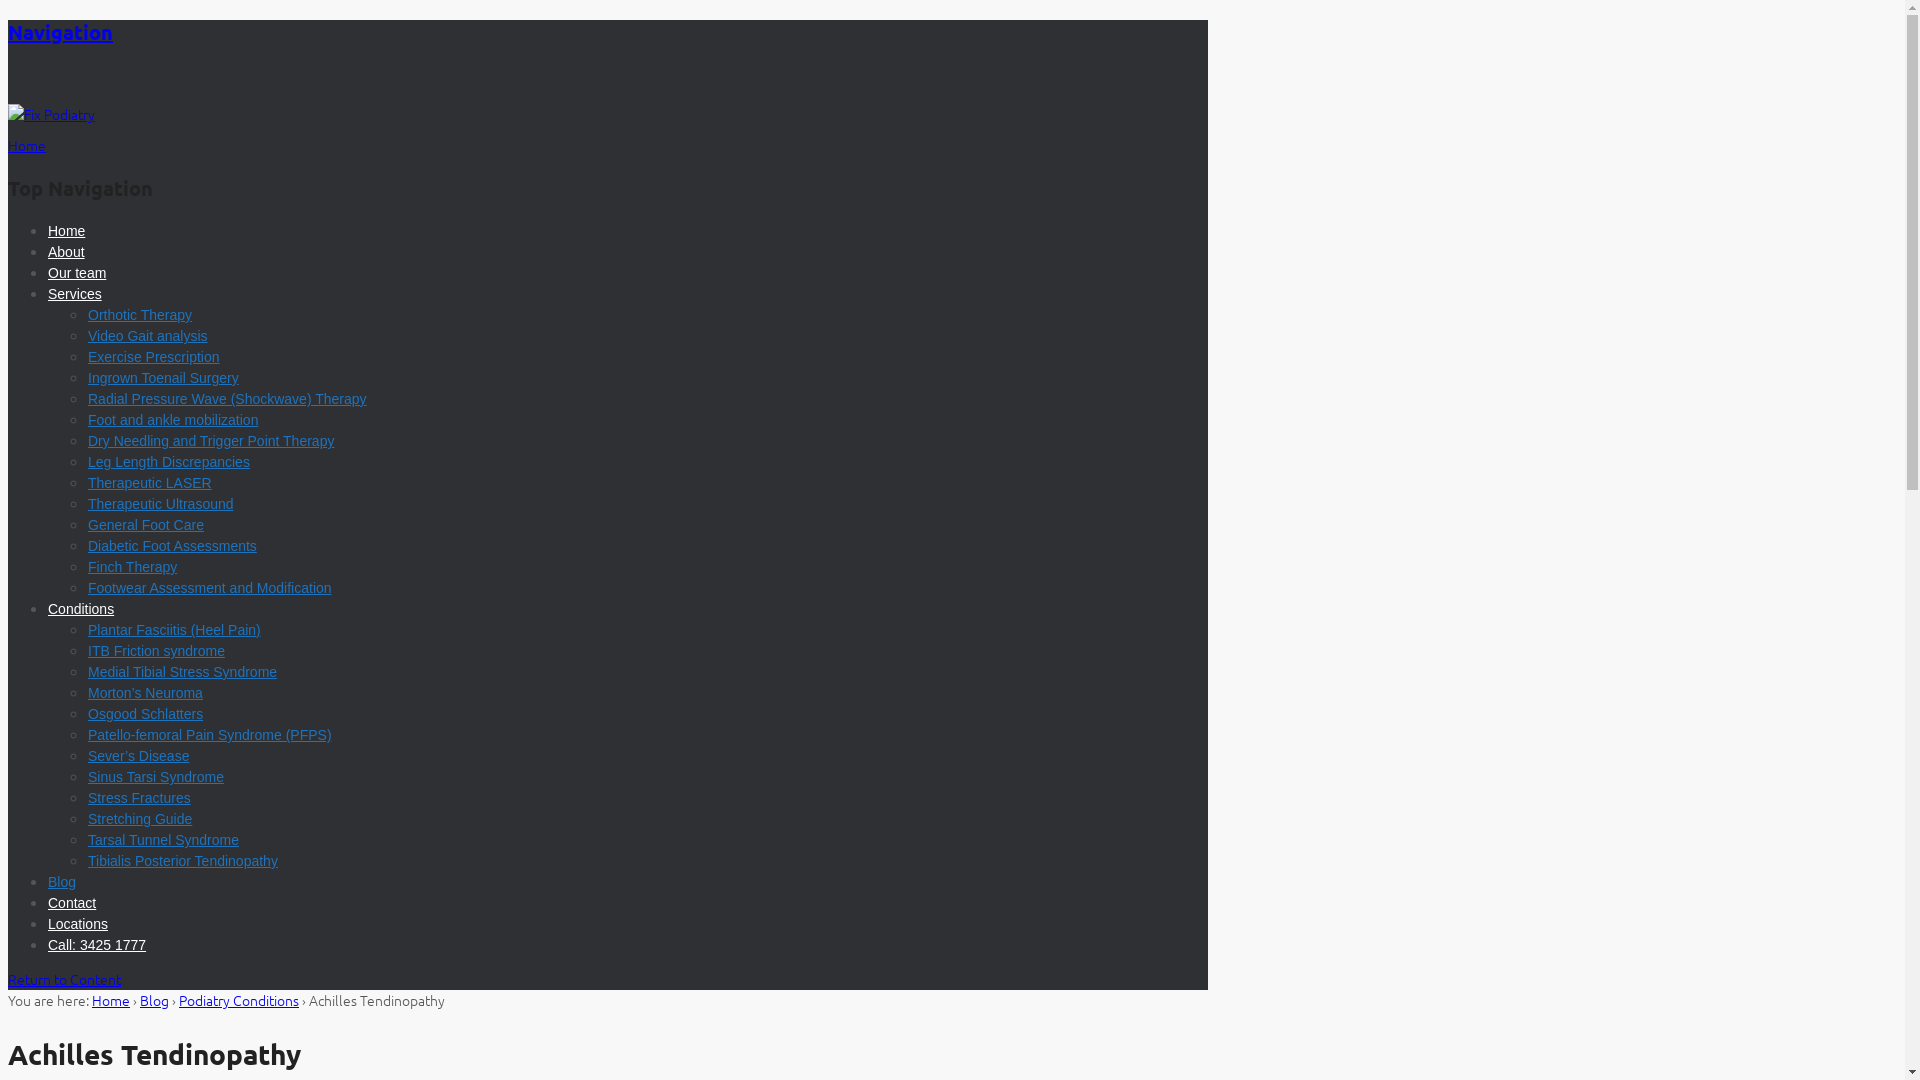  Describe the element at coordinates (174, 628) in the screenshot. I see `'Plantar Fasciitis (Heel Pain)'` at that location.